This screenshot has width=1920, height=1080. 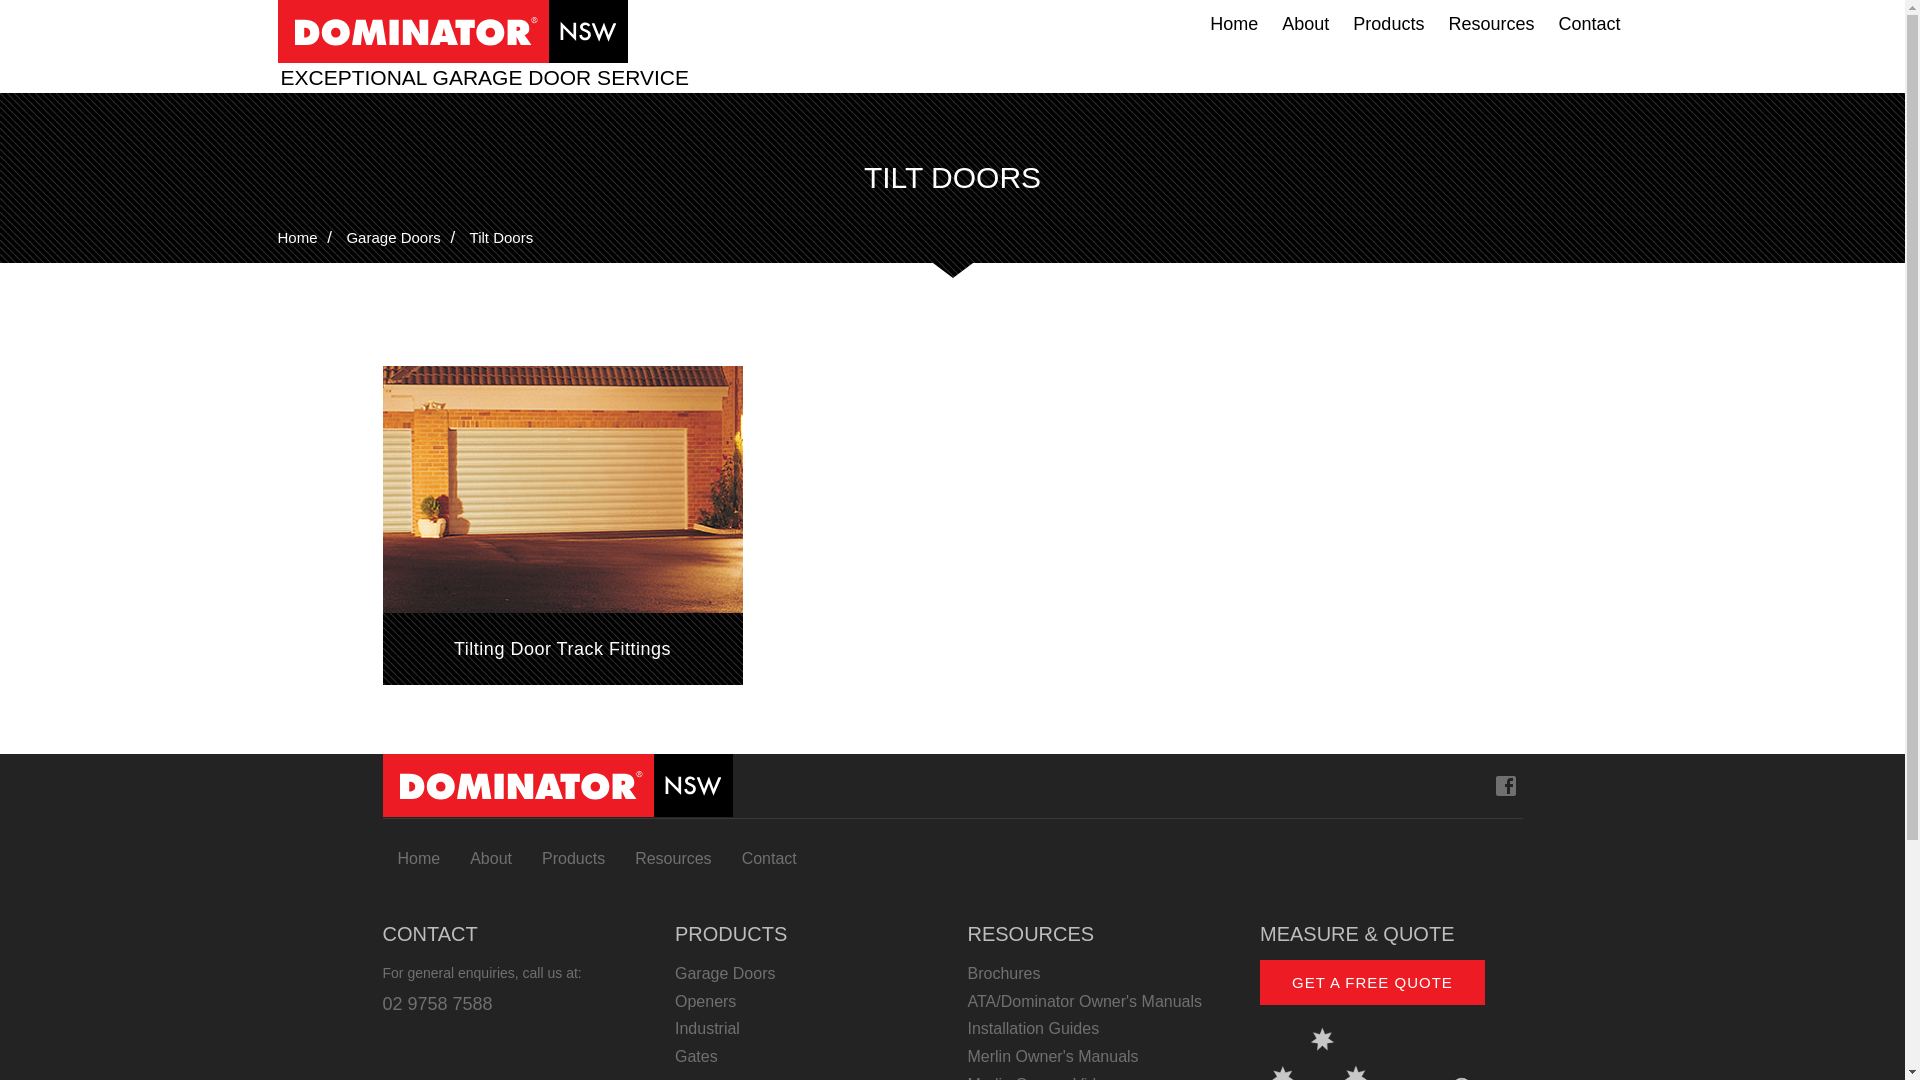 What do you see at coordinates (435, 1003) in the screenshot?
I see `'02 9758 7588'` at bounding box center [435, 1003].